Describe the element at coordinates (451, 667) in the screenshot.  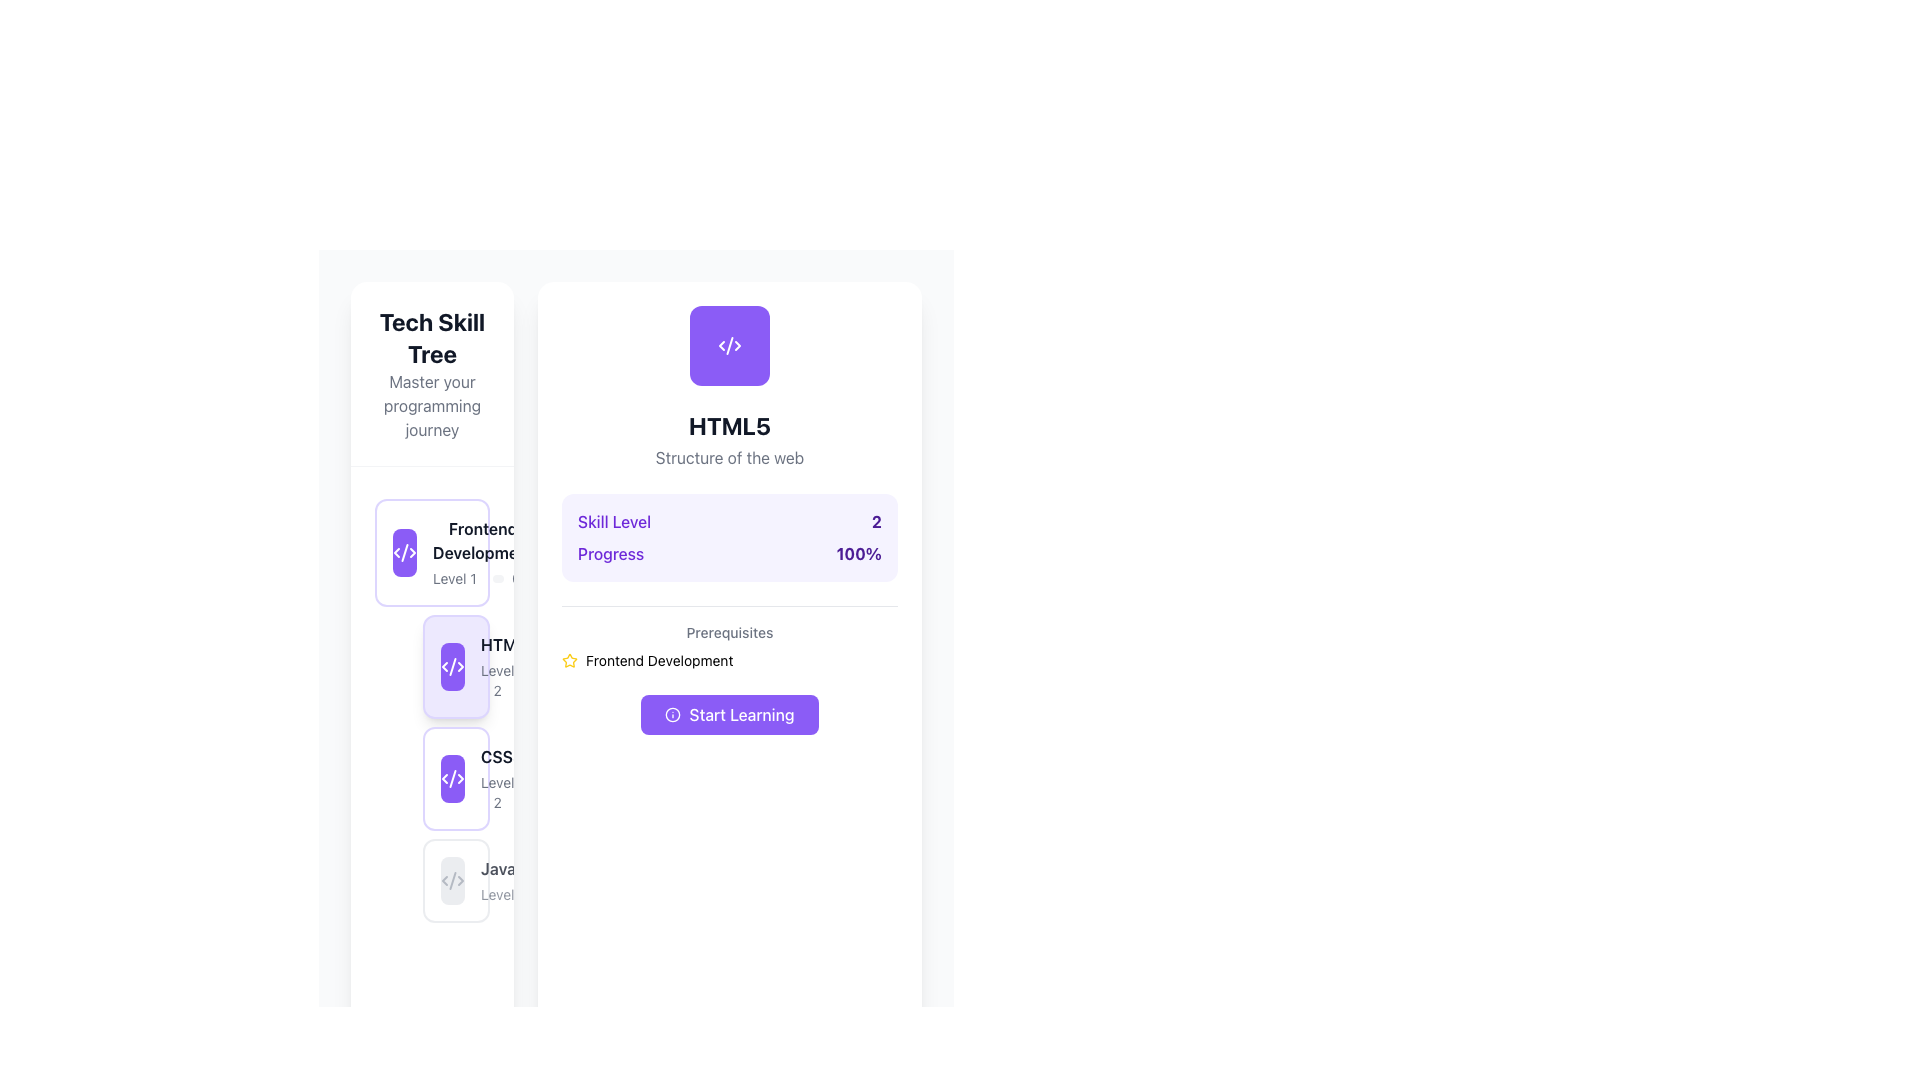
I see `the programming skill icon representing 'HTML5' located at the top of its content area within the skill card` at that location.